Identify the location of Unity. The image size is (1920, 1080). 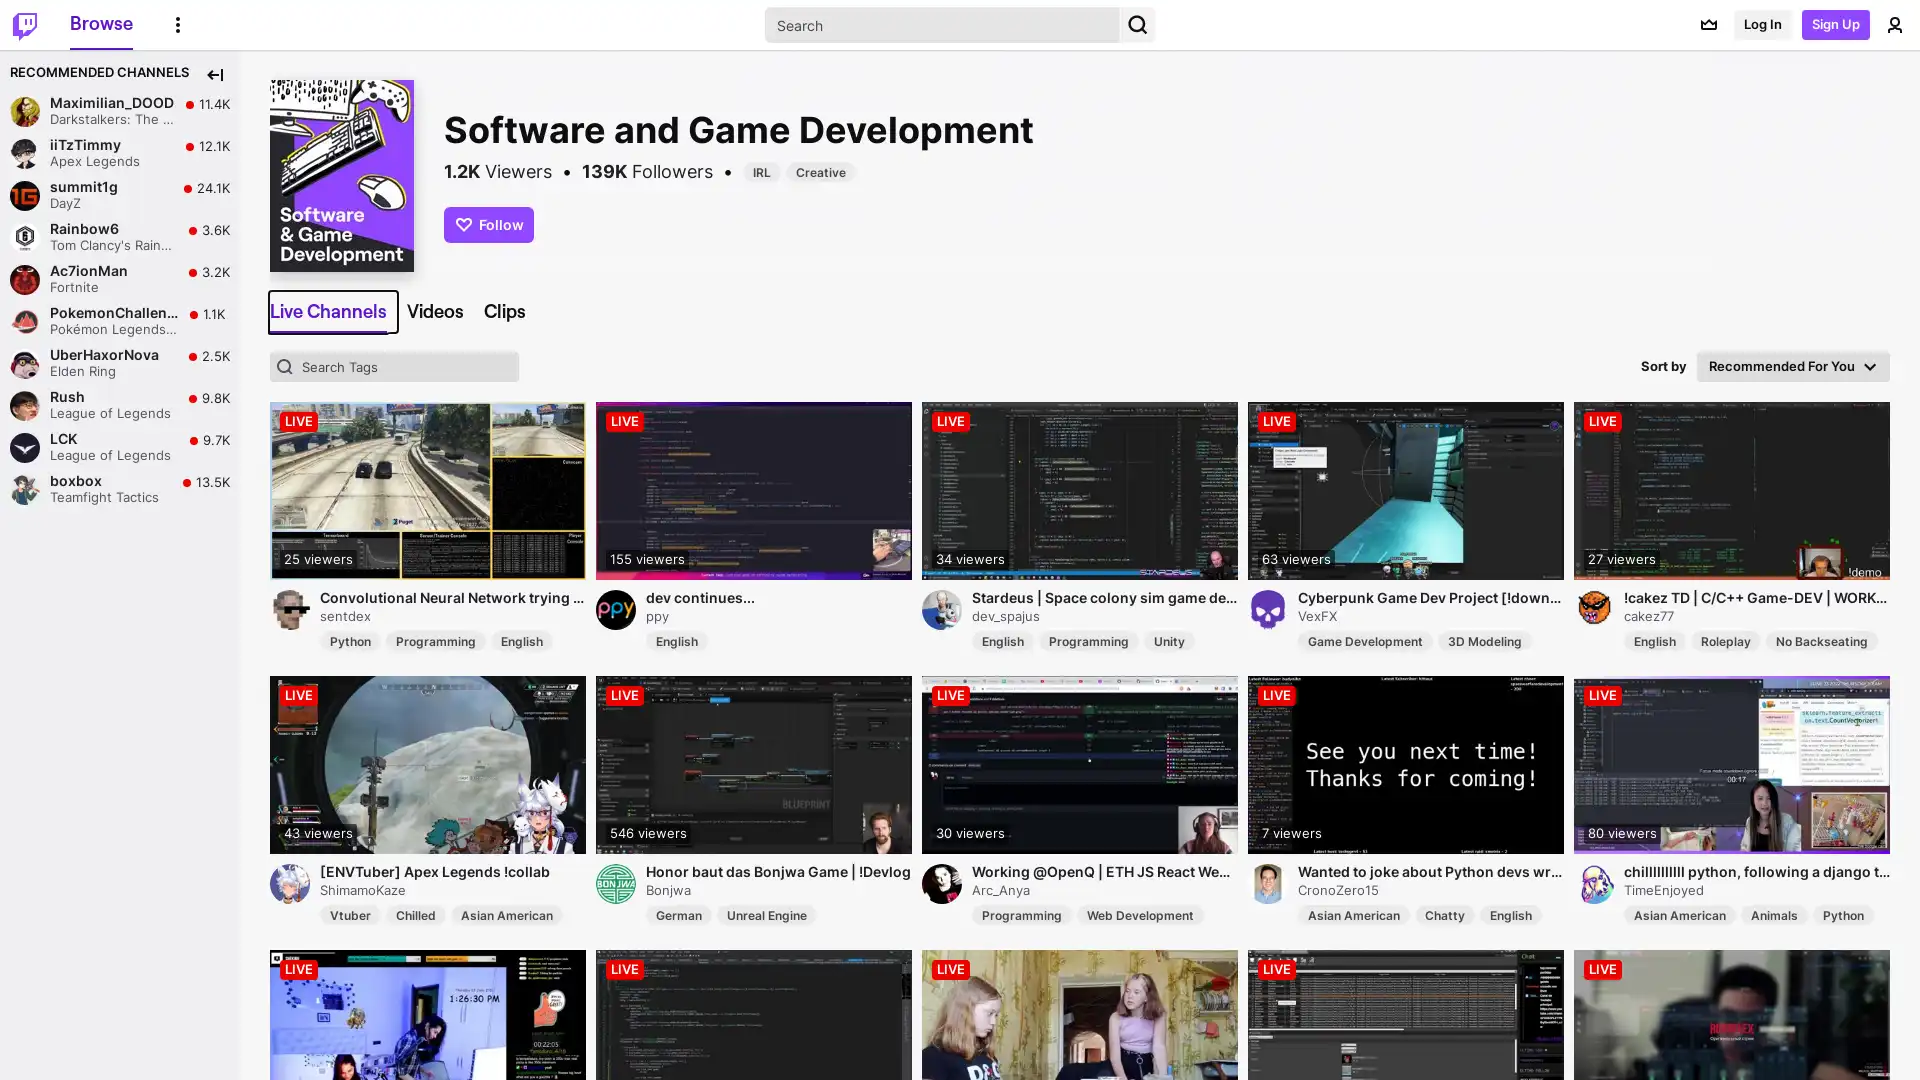
(1169, 640).